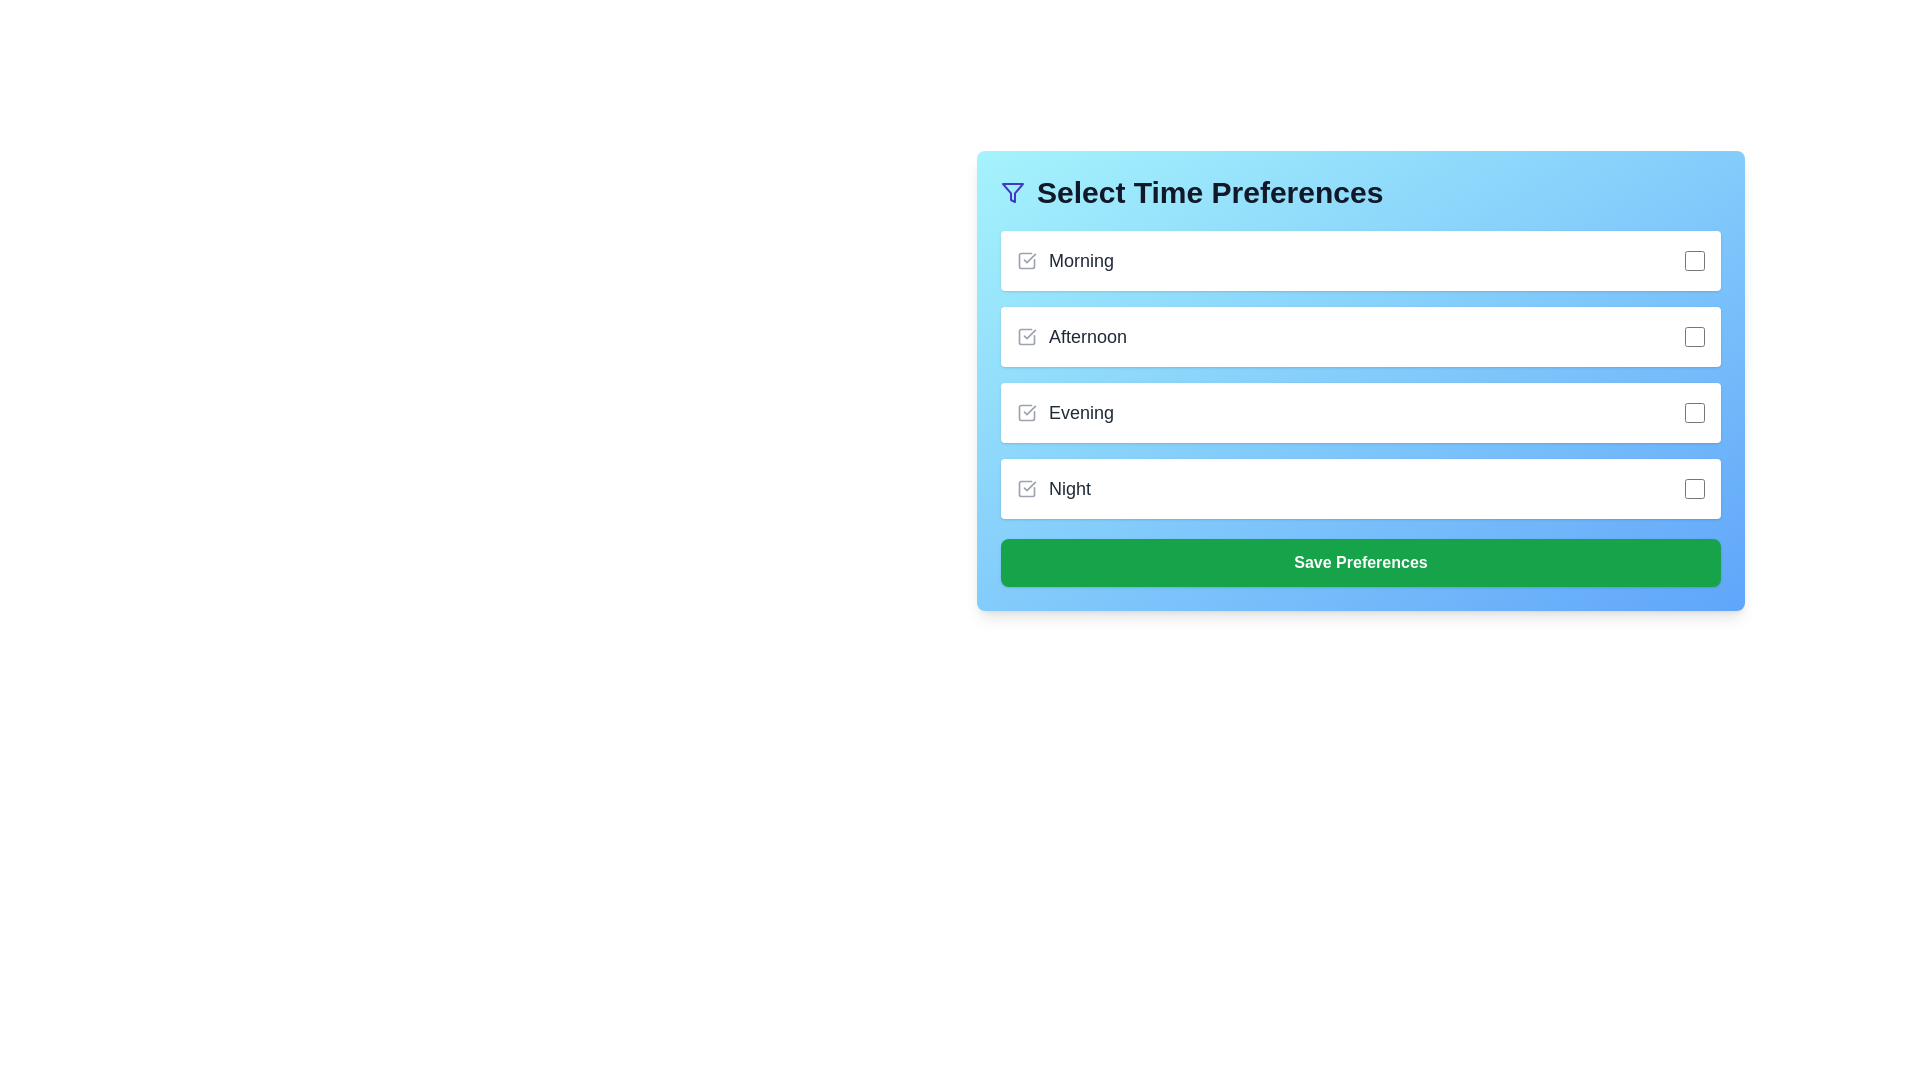  What do you see at coordinates (1693, 335) in the screenshot?
I see `the checkbox located at the far right edge of the 'Afternoon' row` at bounding box center [1693, 335].